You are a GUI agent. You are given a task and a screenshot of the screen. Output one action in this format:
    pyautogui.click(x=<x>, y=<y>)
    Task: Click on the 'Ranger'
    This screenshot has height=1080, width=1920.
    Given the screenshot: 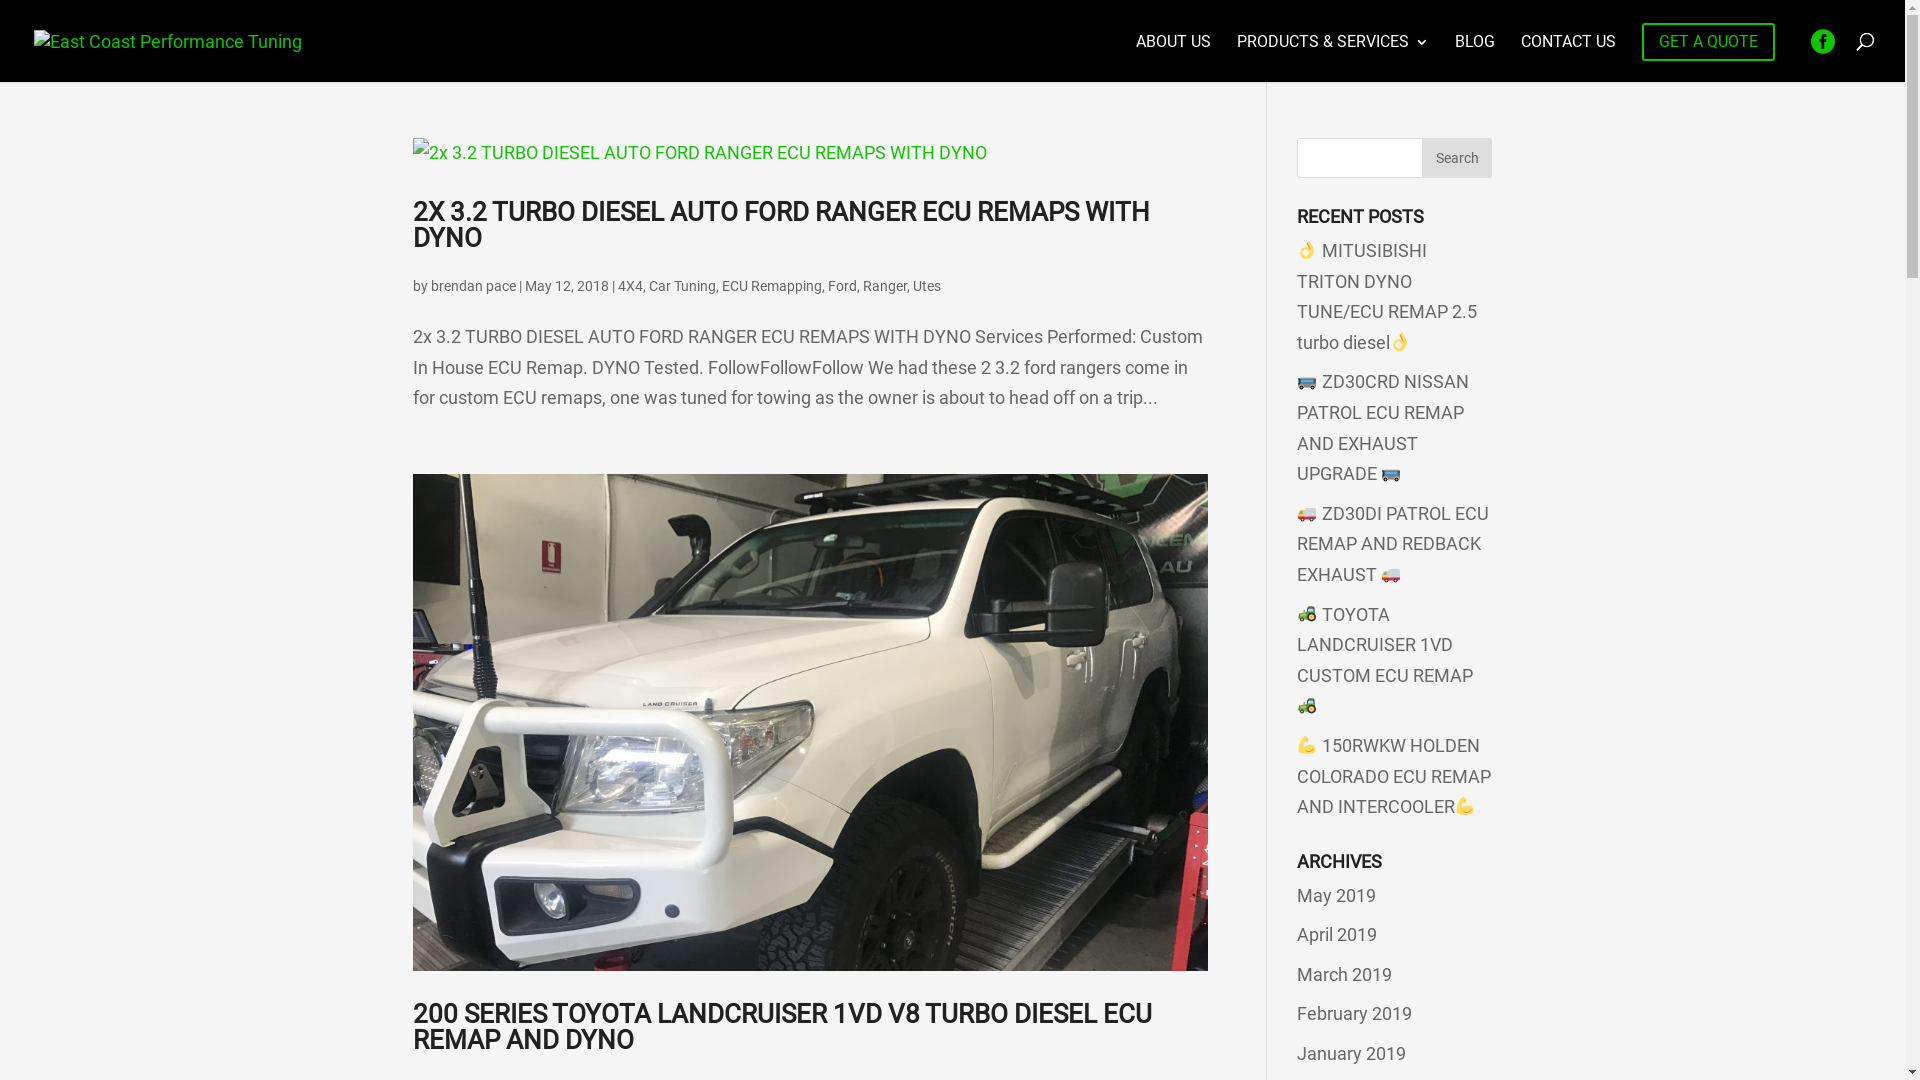 What is the action you would take?
    pyautogui.click(x=882, y=285)
    